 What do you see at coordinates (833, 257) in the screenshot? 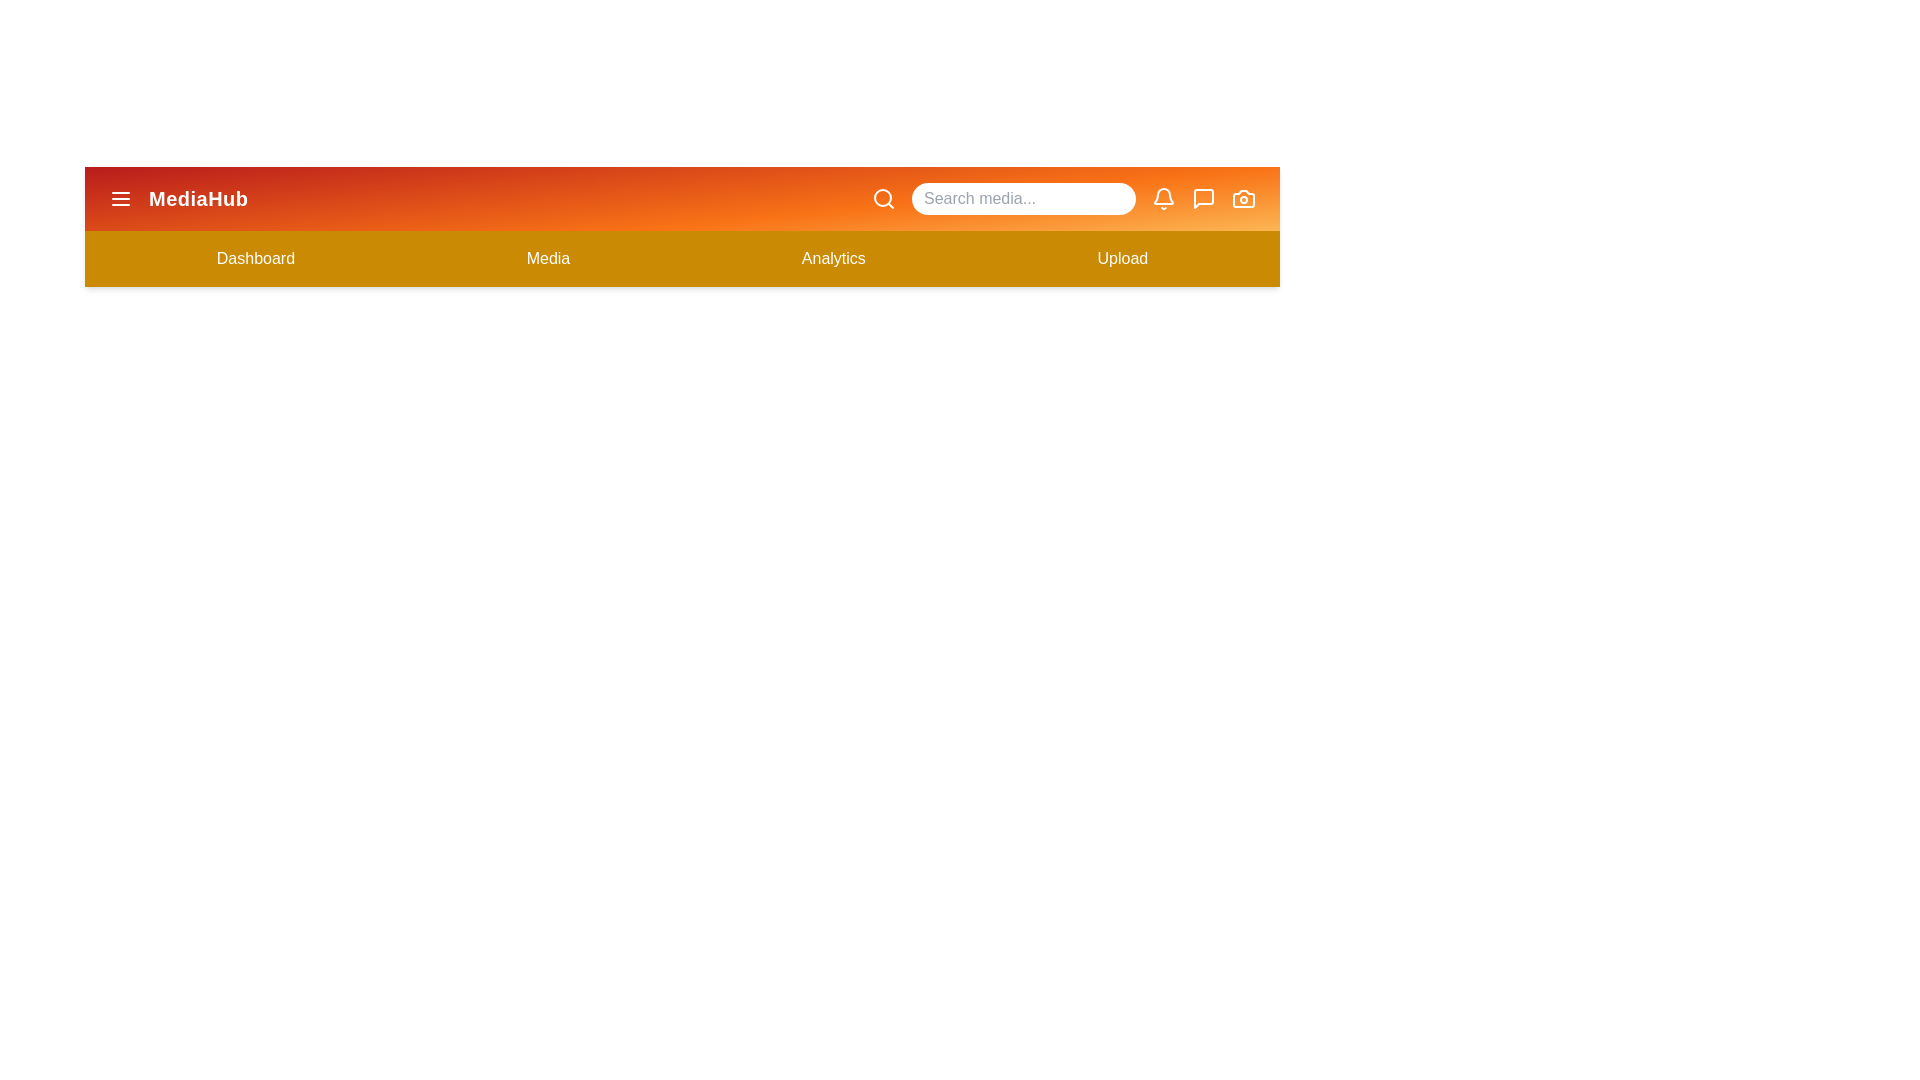
I see `the 'Analytics' menu item to navigate to the Analytics section` at bounding box center [833, 257].